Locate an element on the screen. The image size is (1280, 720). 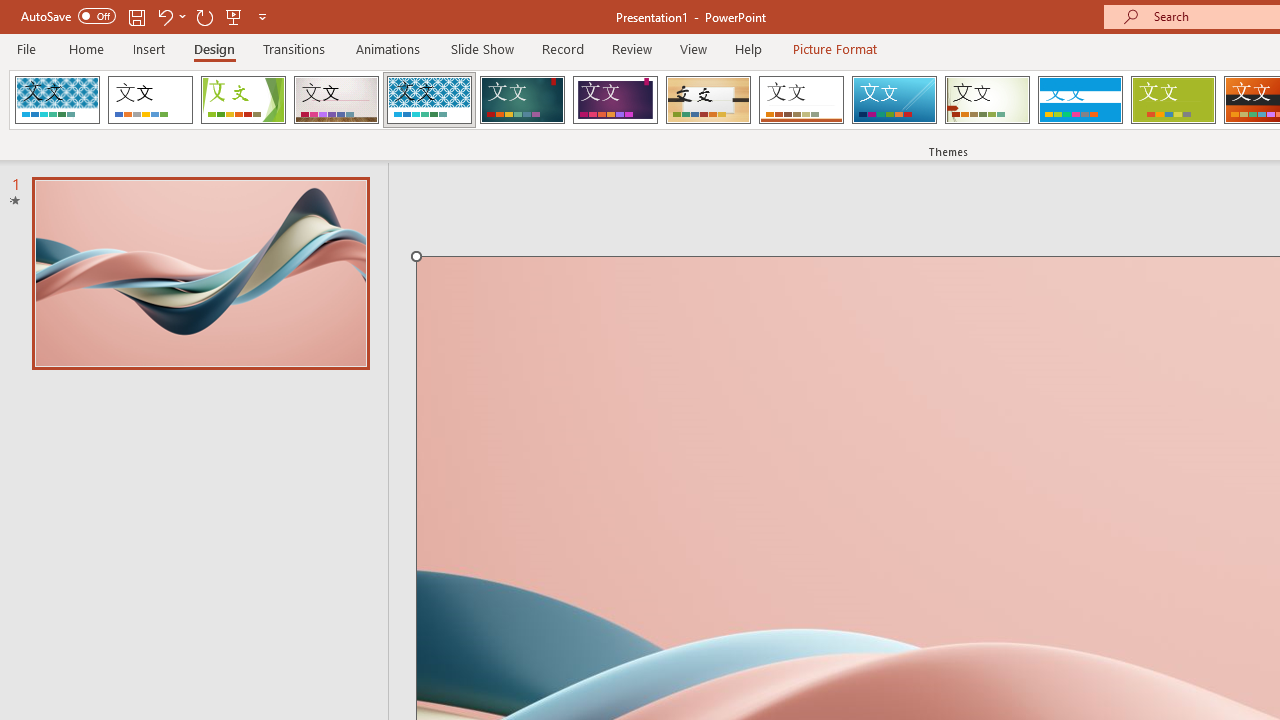
'Organic' is located at coordinates (708, 100).